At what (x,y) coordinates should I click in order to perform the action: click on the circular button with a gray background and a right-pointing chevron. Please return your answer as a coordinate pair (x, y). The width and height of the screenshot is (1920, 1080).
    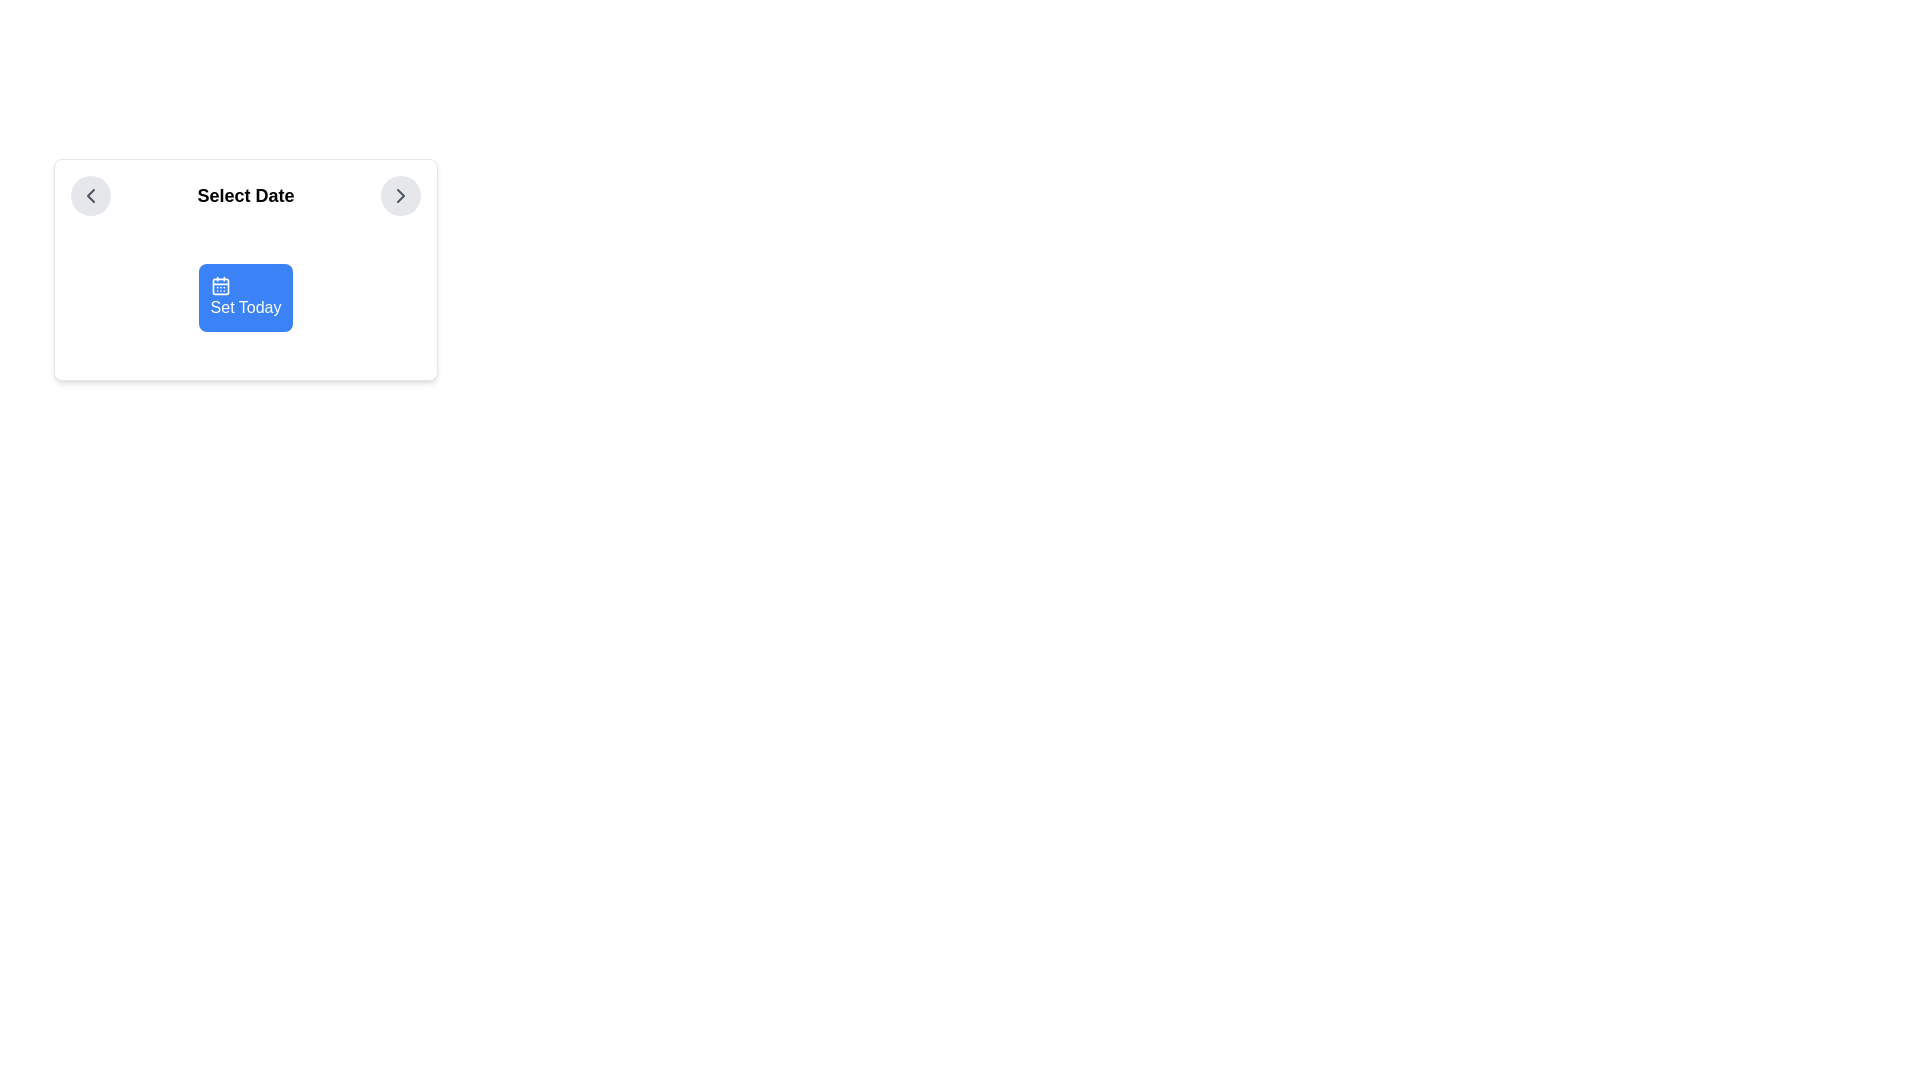
    Looking at the image, I should click on (400, 196).